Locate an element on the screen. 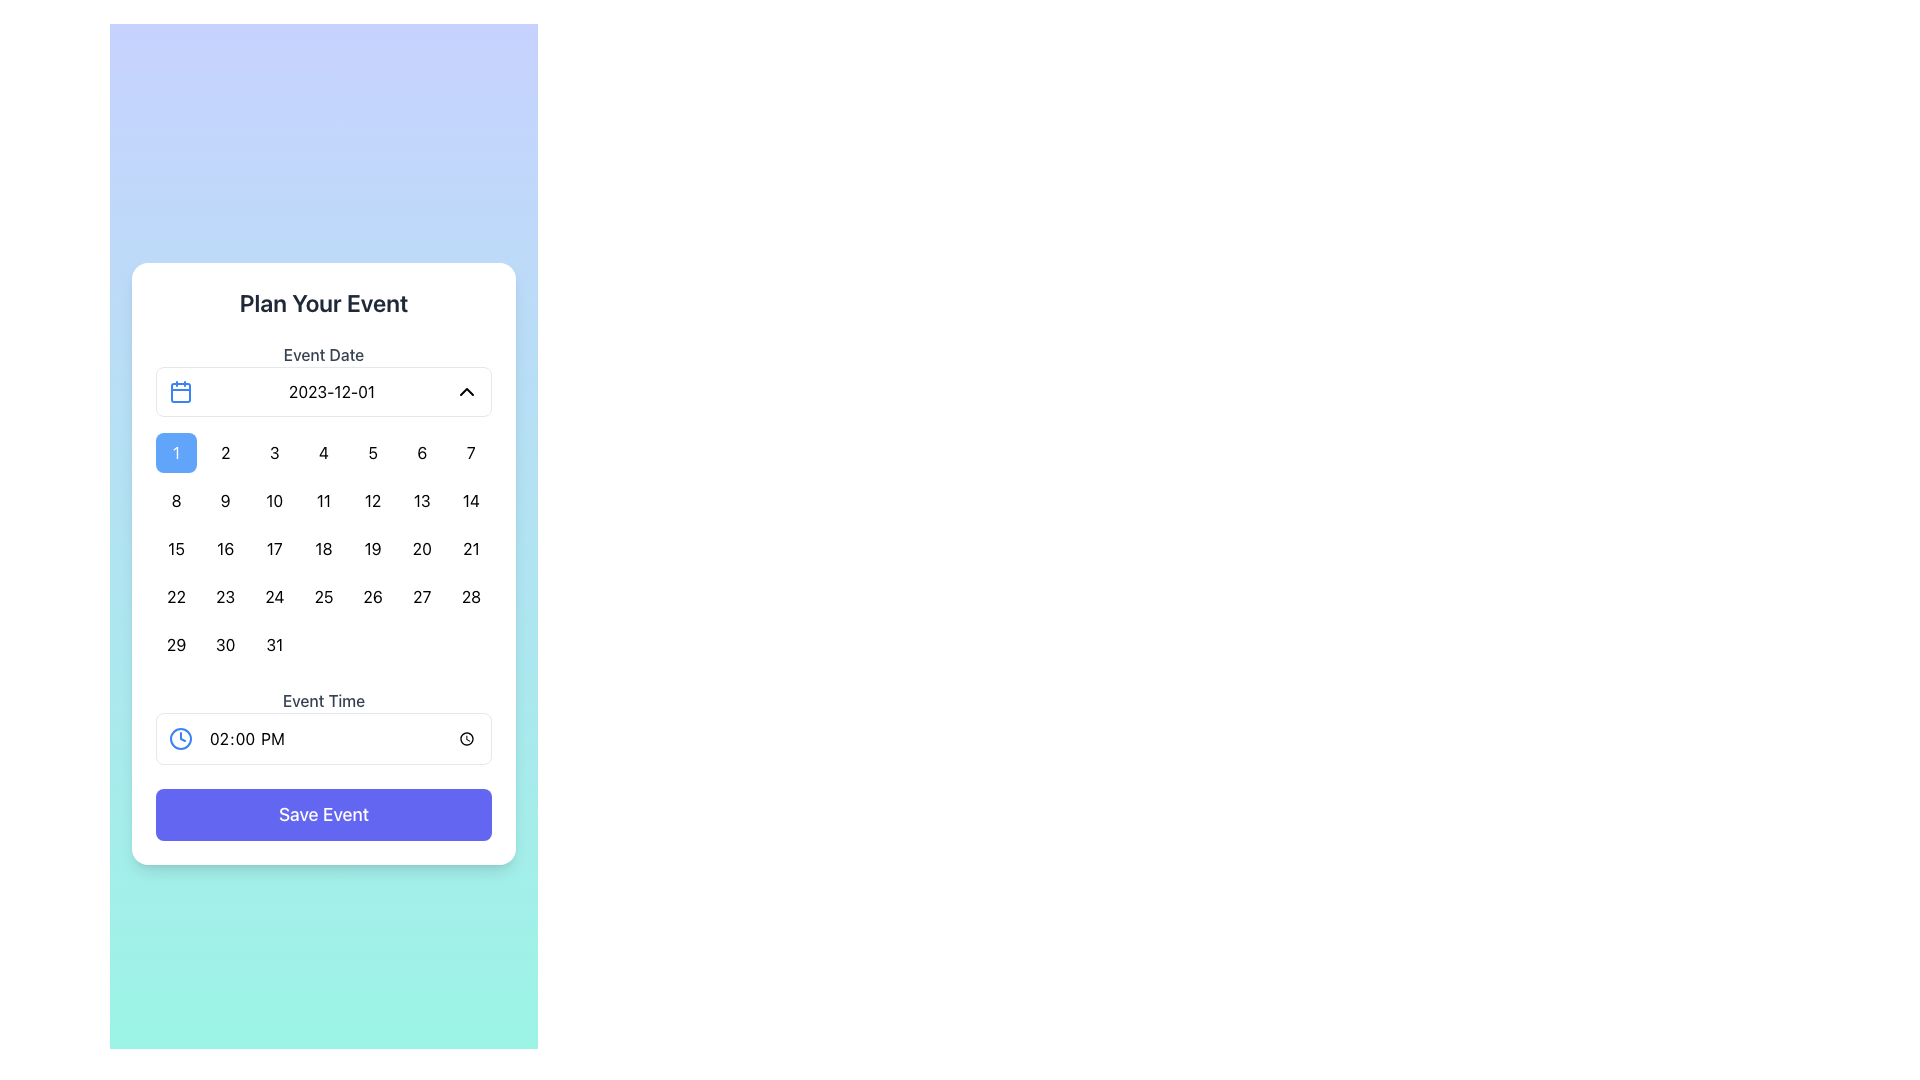 The width and height of the screenshot is (1920, 1080). the button representing the 25th day in the calendar is located at coordinates (323, 596).